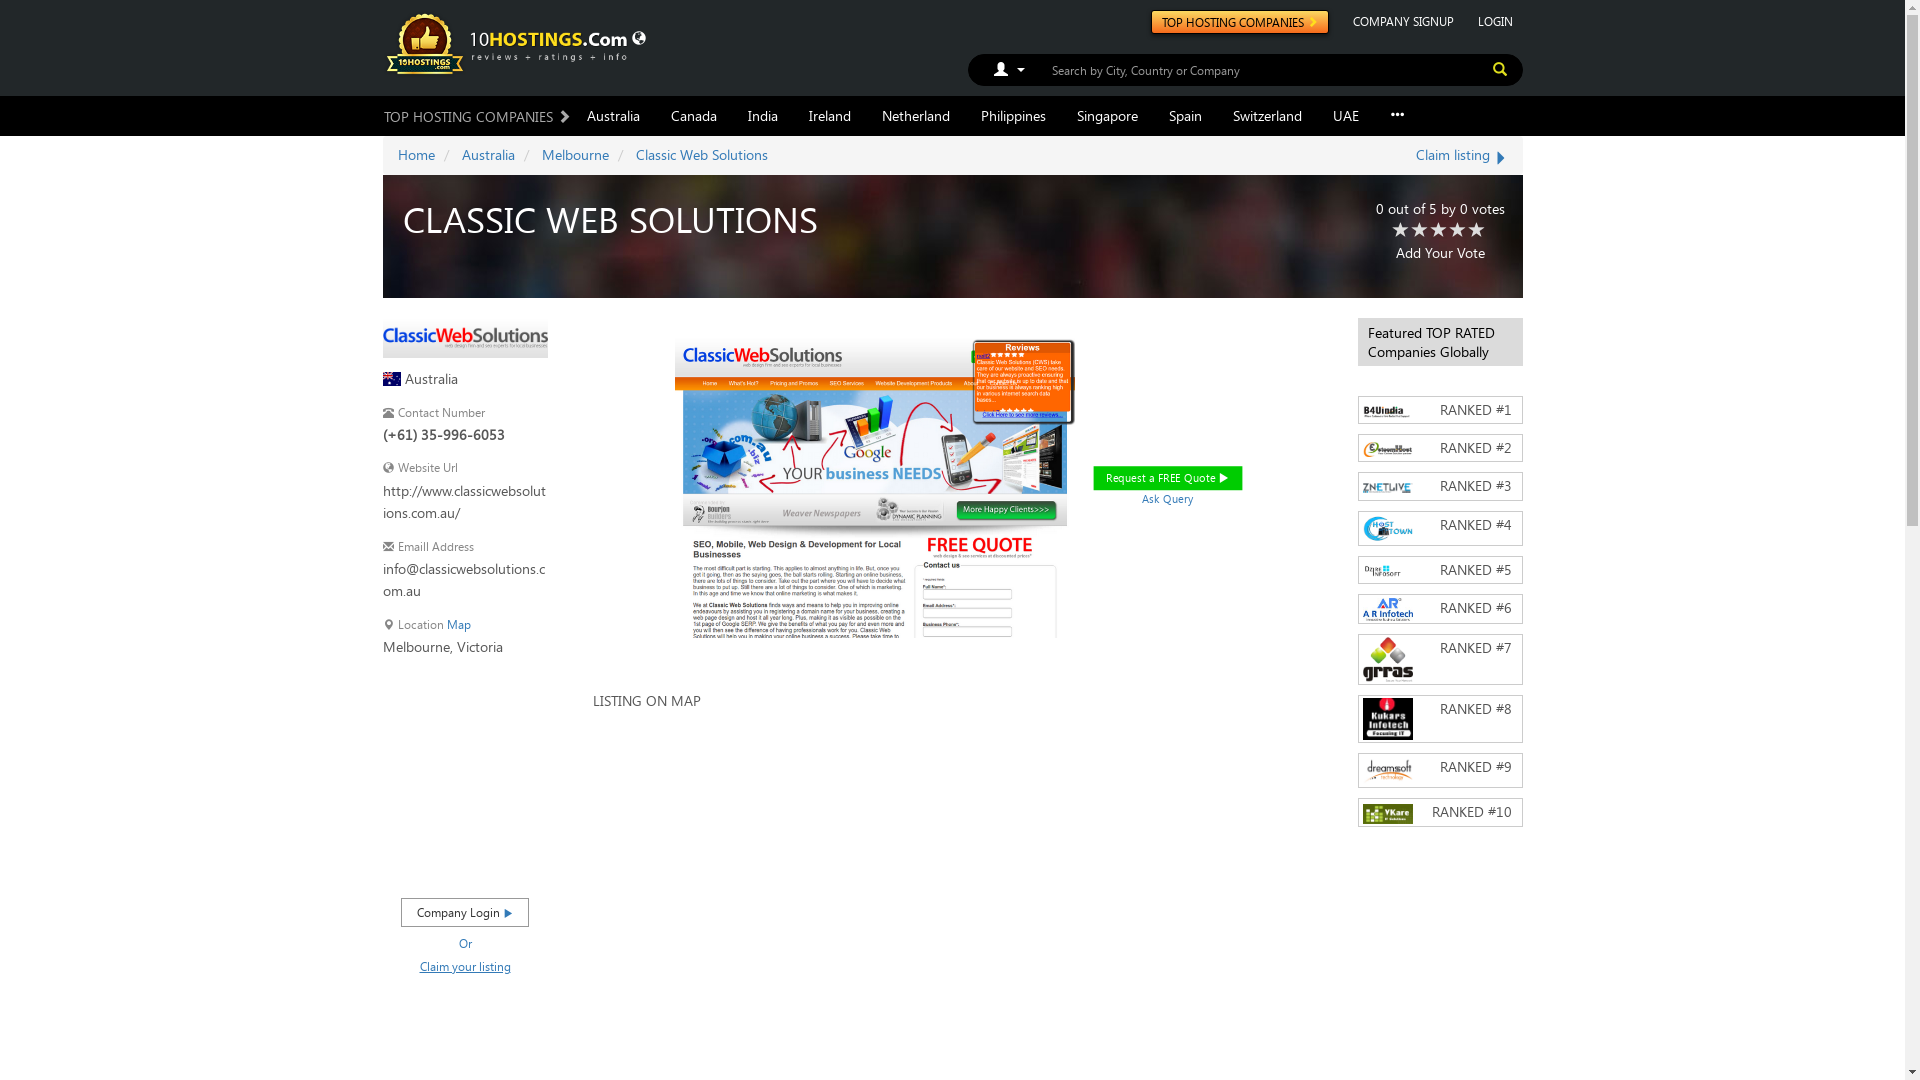 This screenshot has height=1080, width=1920. Describe the element at coordinates (1185, 482) in the screenshot. I see `'Request a FREE Quote'` at that location.